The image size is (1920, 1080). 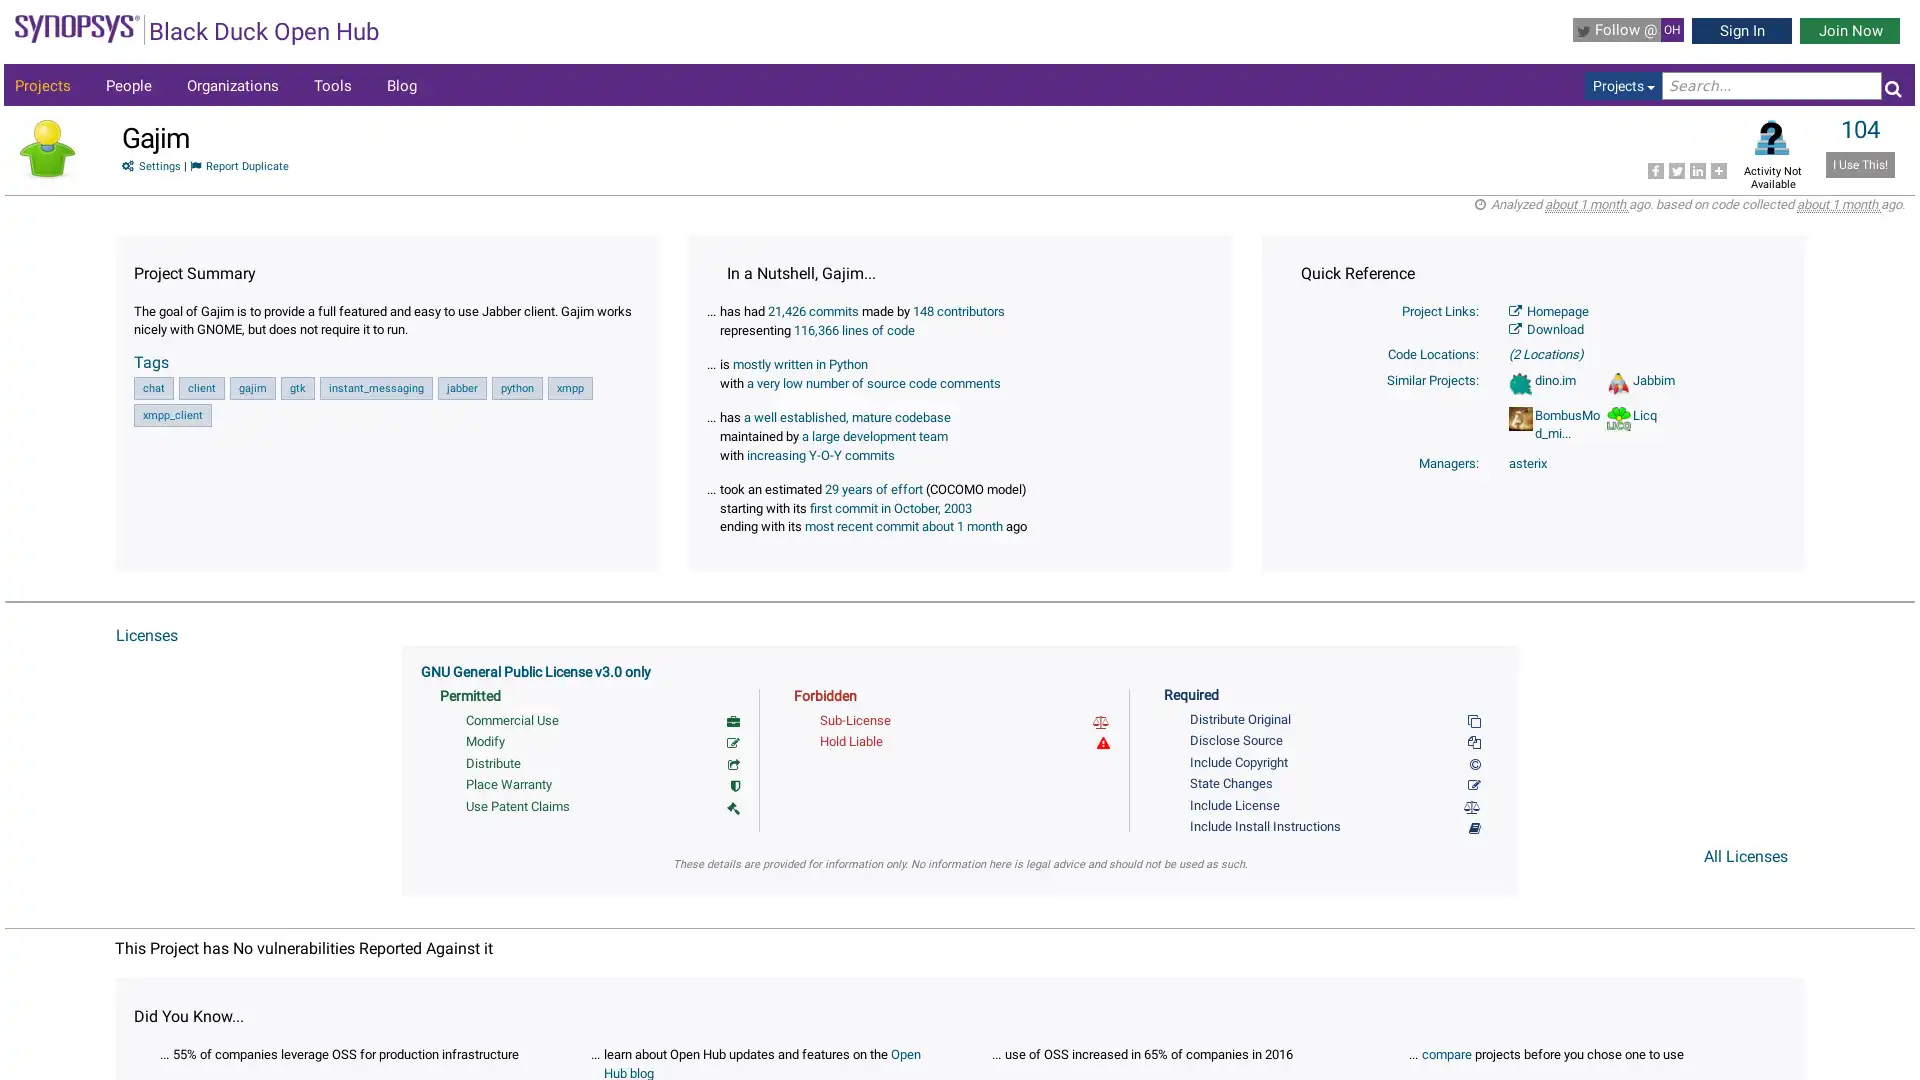 I want to click on Share to LinkedIn, so click(x=1696, y=169).